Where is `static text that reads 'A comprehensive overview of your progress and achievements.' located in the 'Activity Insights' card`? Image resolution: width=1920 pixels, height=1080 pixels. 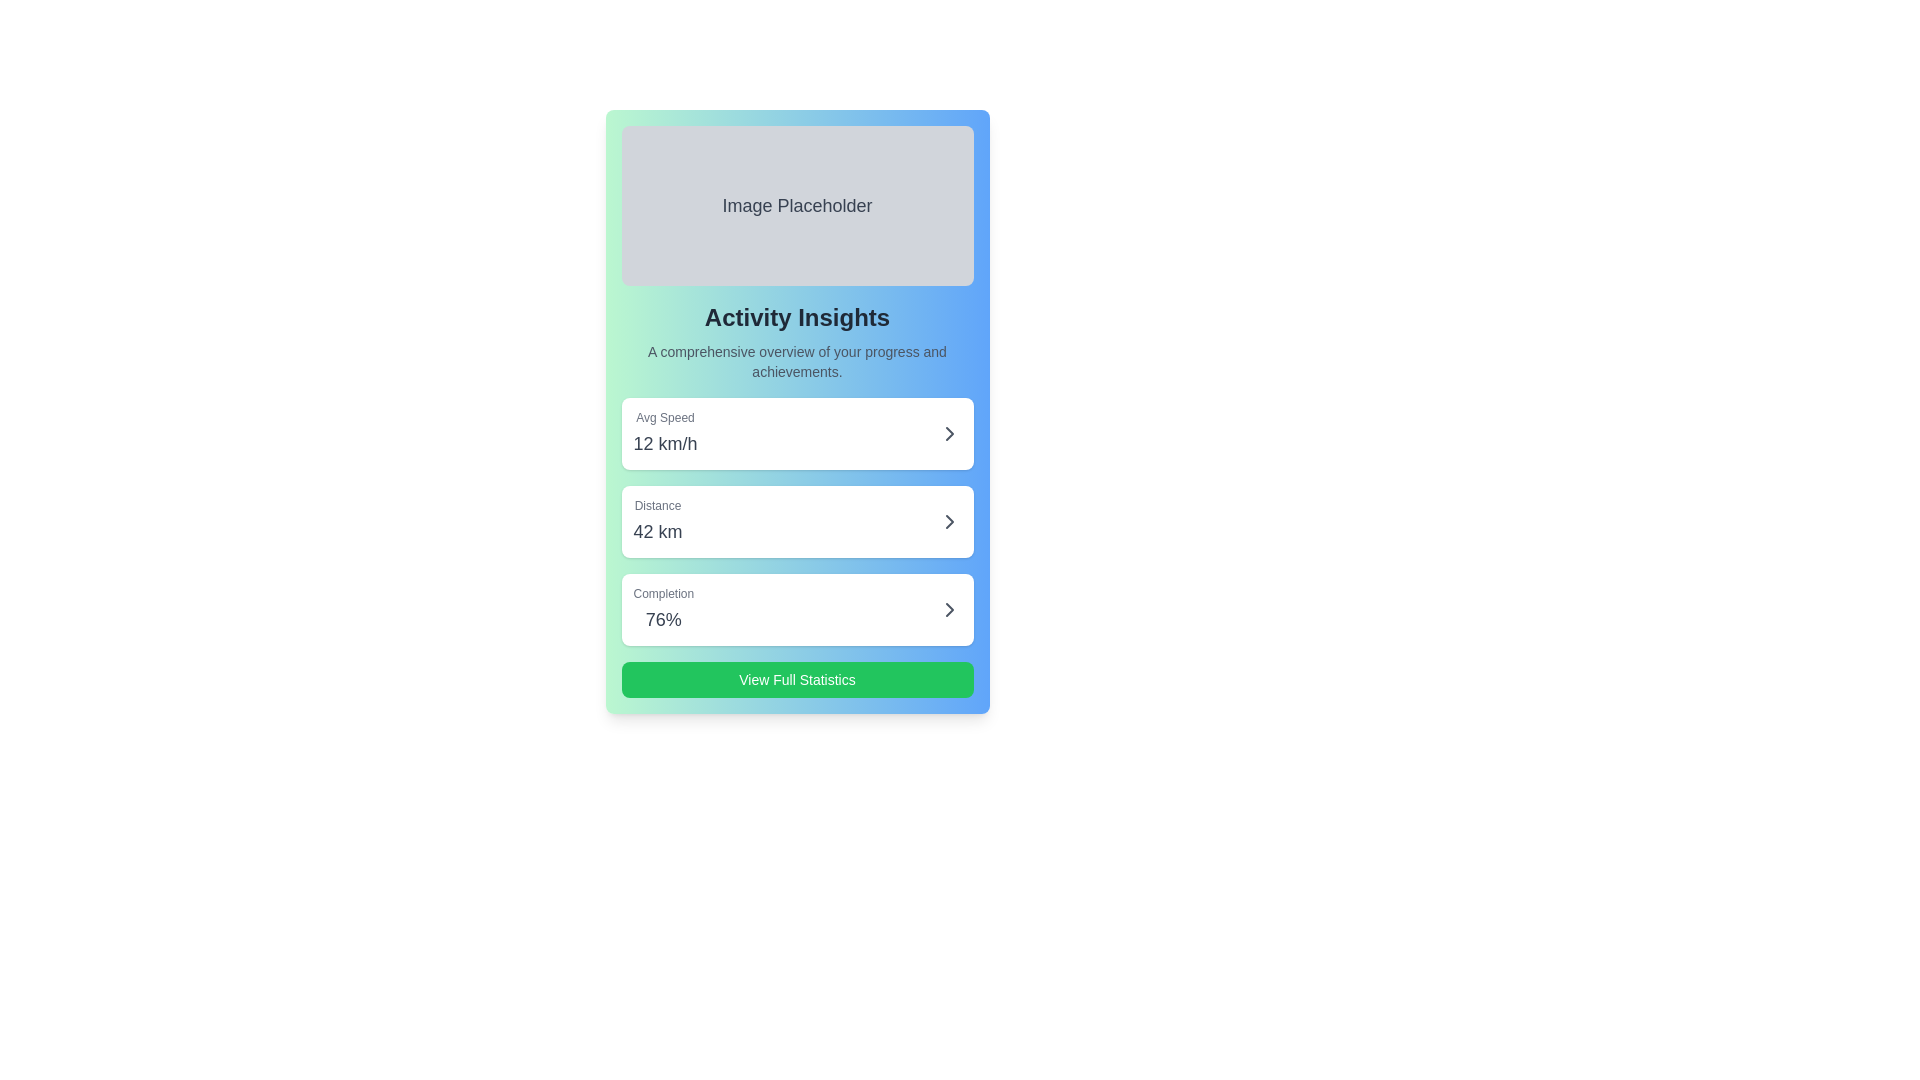
static text that reads 'A comprehensive overview of your progress and achievements.' located in the 'Activity Insights' card is located at coordinates (796, 362).